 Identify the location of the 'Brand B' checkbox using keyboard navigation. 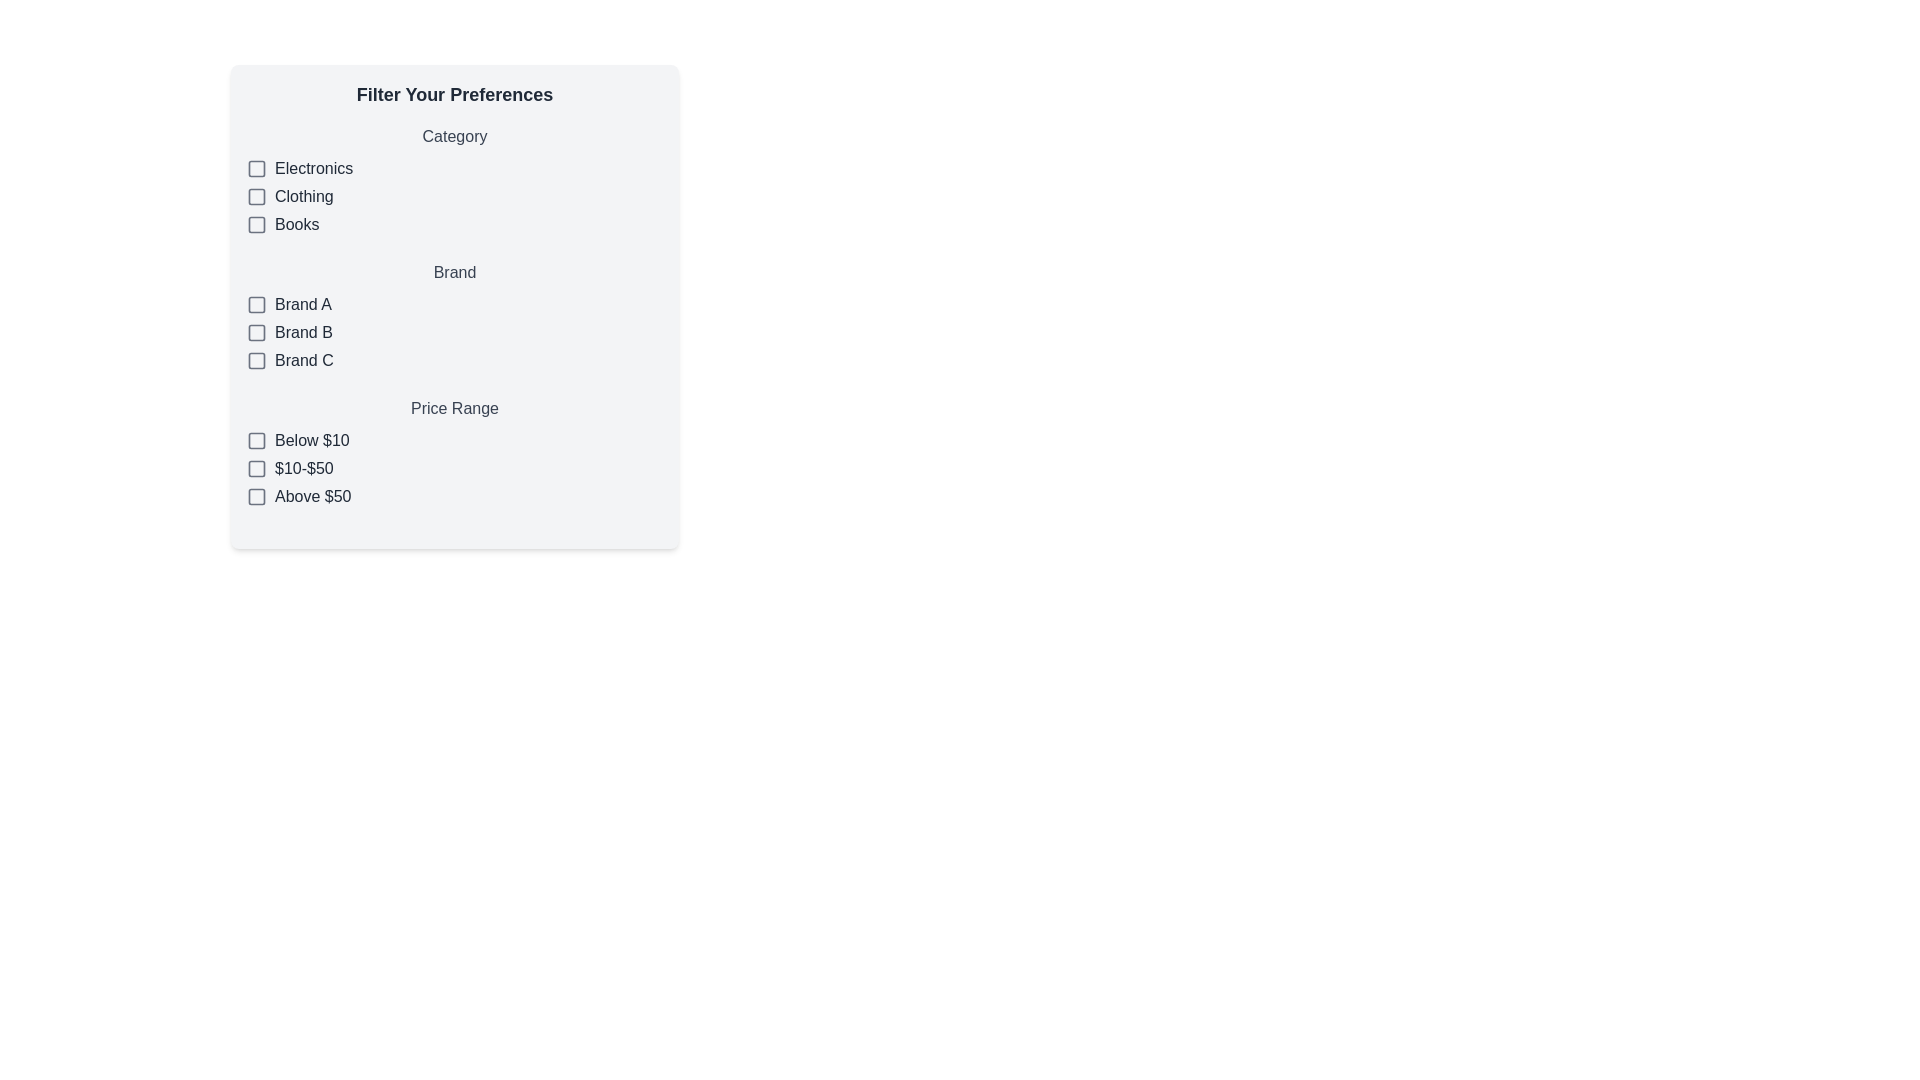
(256, 331).